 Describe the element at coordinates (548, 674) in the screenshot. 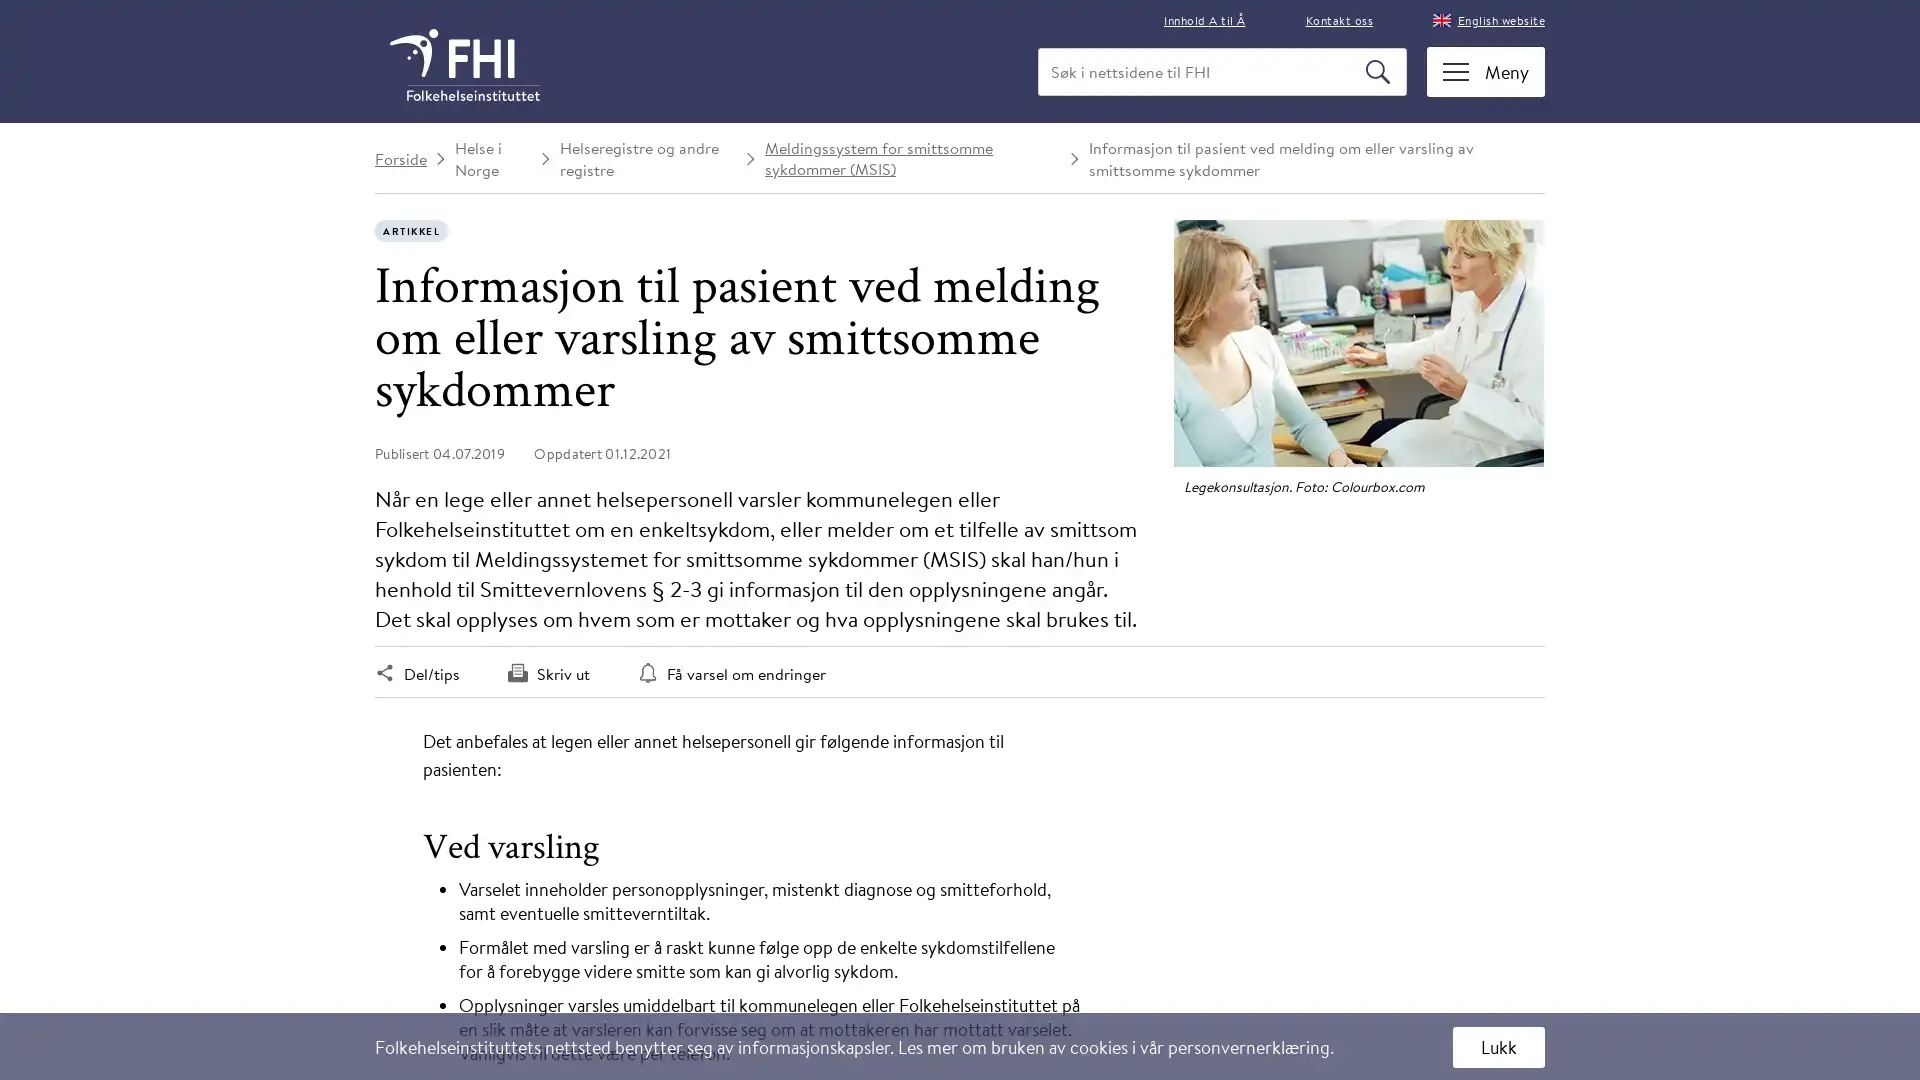

I see `Skriv ut` at that location.